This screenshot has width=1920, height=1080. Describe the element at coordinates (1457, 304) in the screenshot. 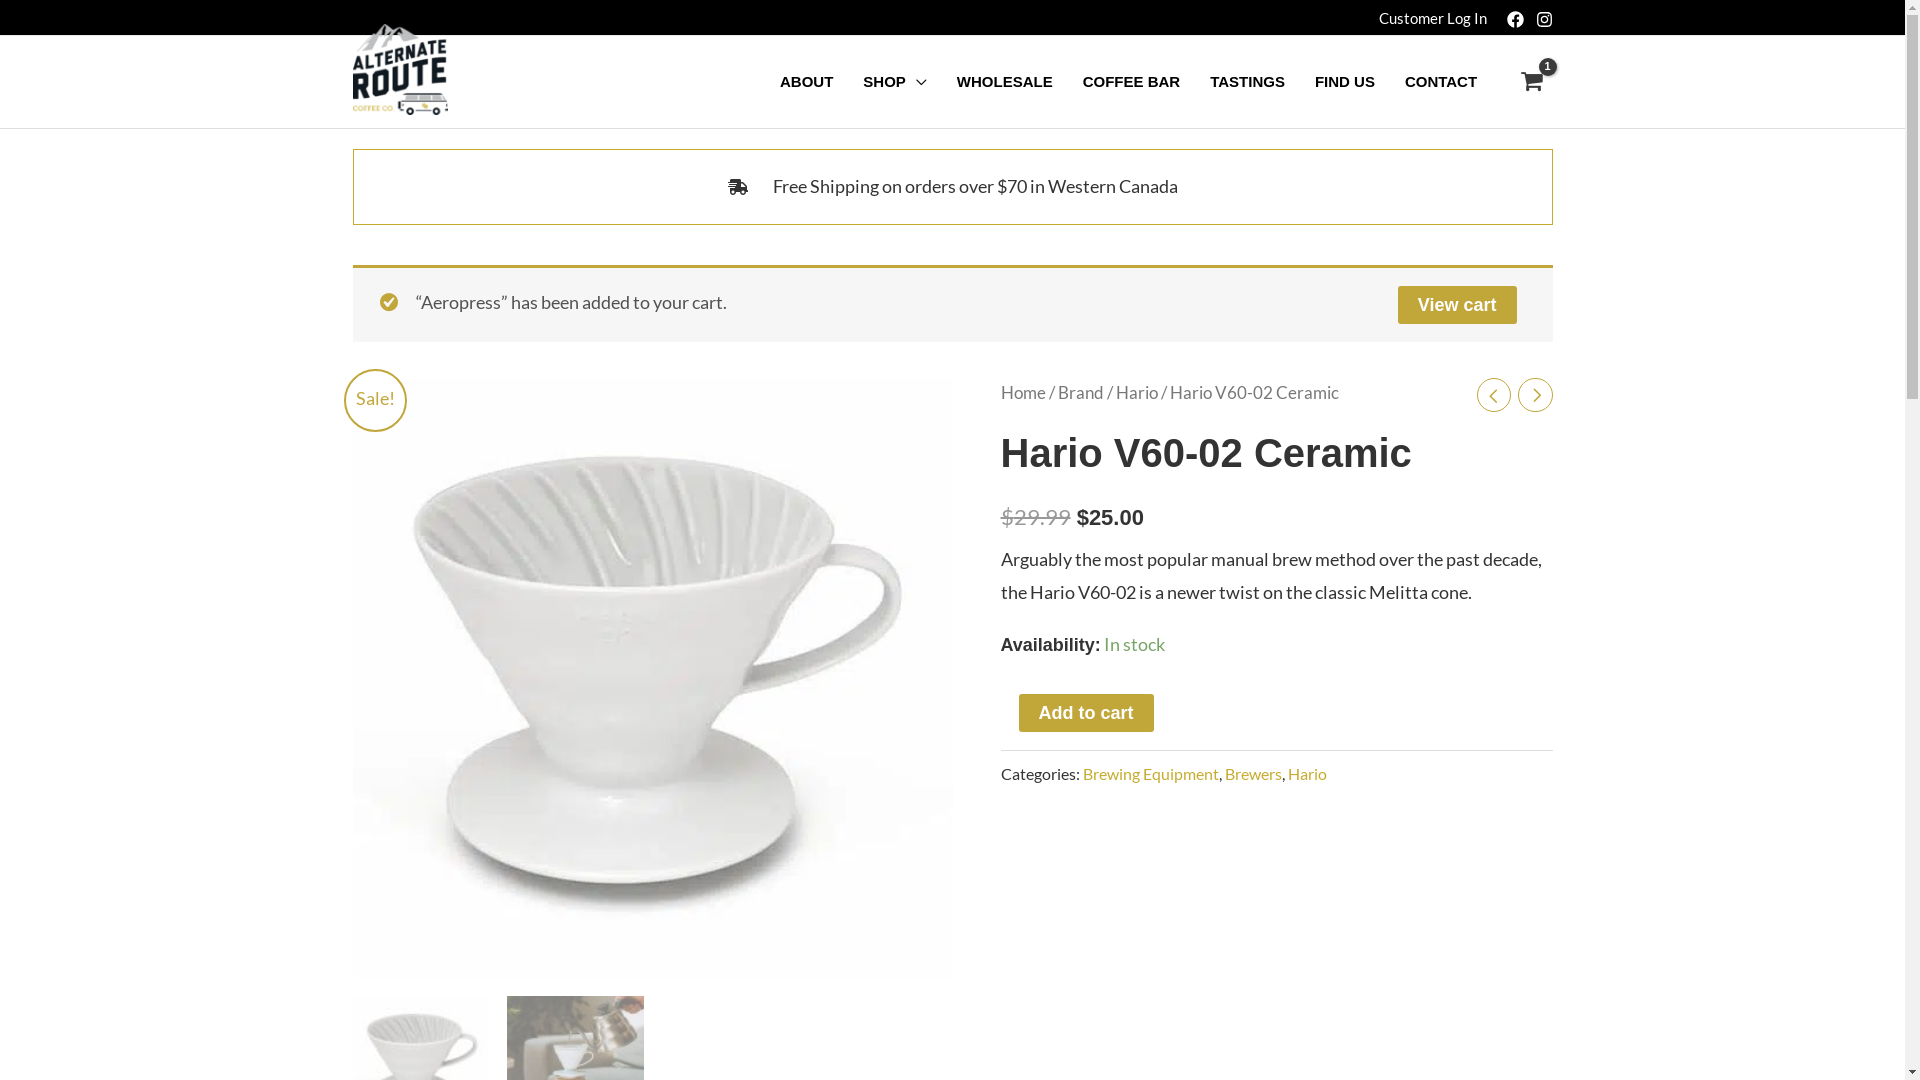

I see `'View cart'` at that location.